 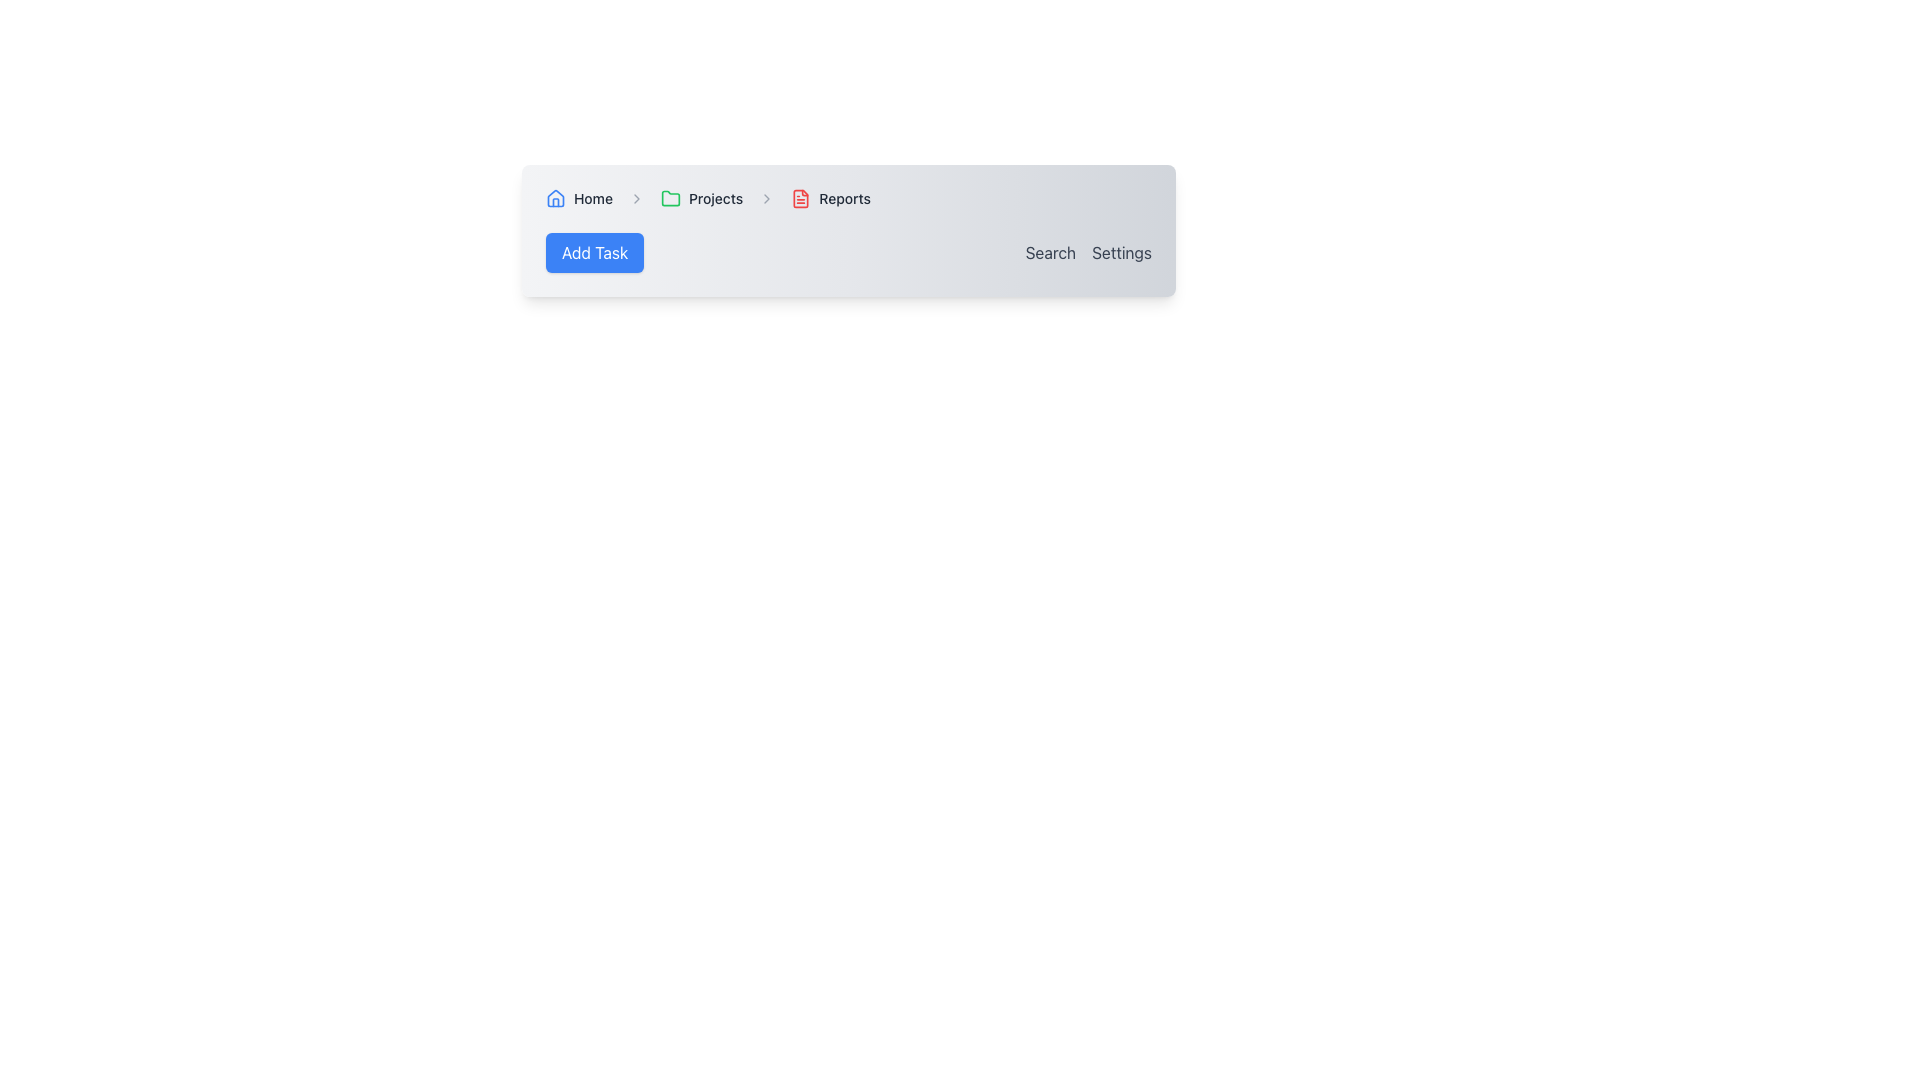 What do you see at coordinates (831, 199) in the screenshot?
I see `the 'Reports' breadcrumb navigation item, which features a red paper sheet icon and black text` at bounding box center [831, 199].